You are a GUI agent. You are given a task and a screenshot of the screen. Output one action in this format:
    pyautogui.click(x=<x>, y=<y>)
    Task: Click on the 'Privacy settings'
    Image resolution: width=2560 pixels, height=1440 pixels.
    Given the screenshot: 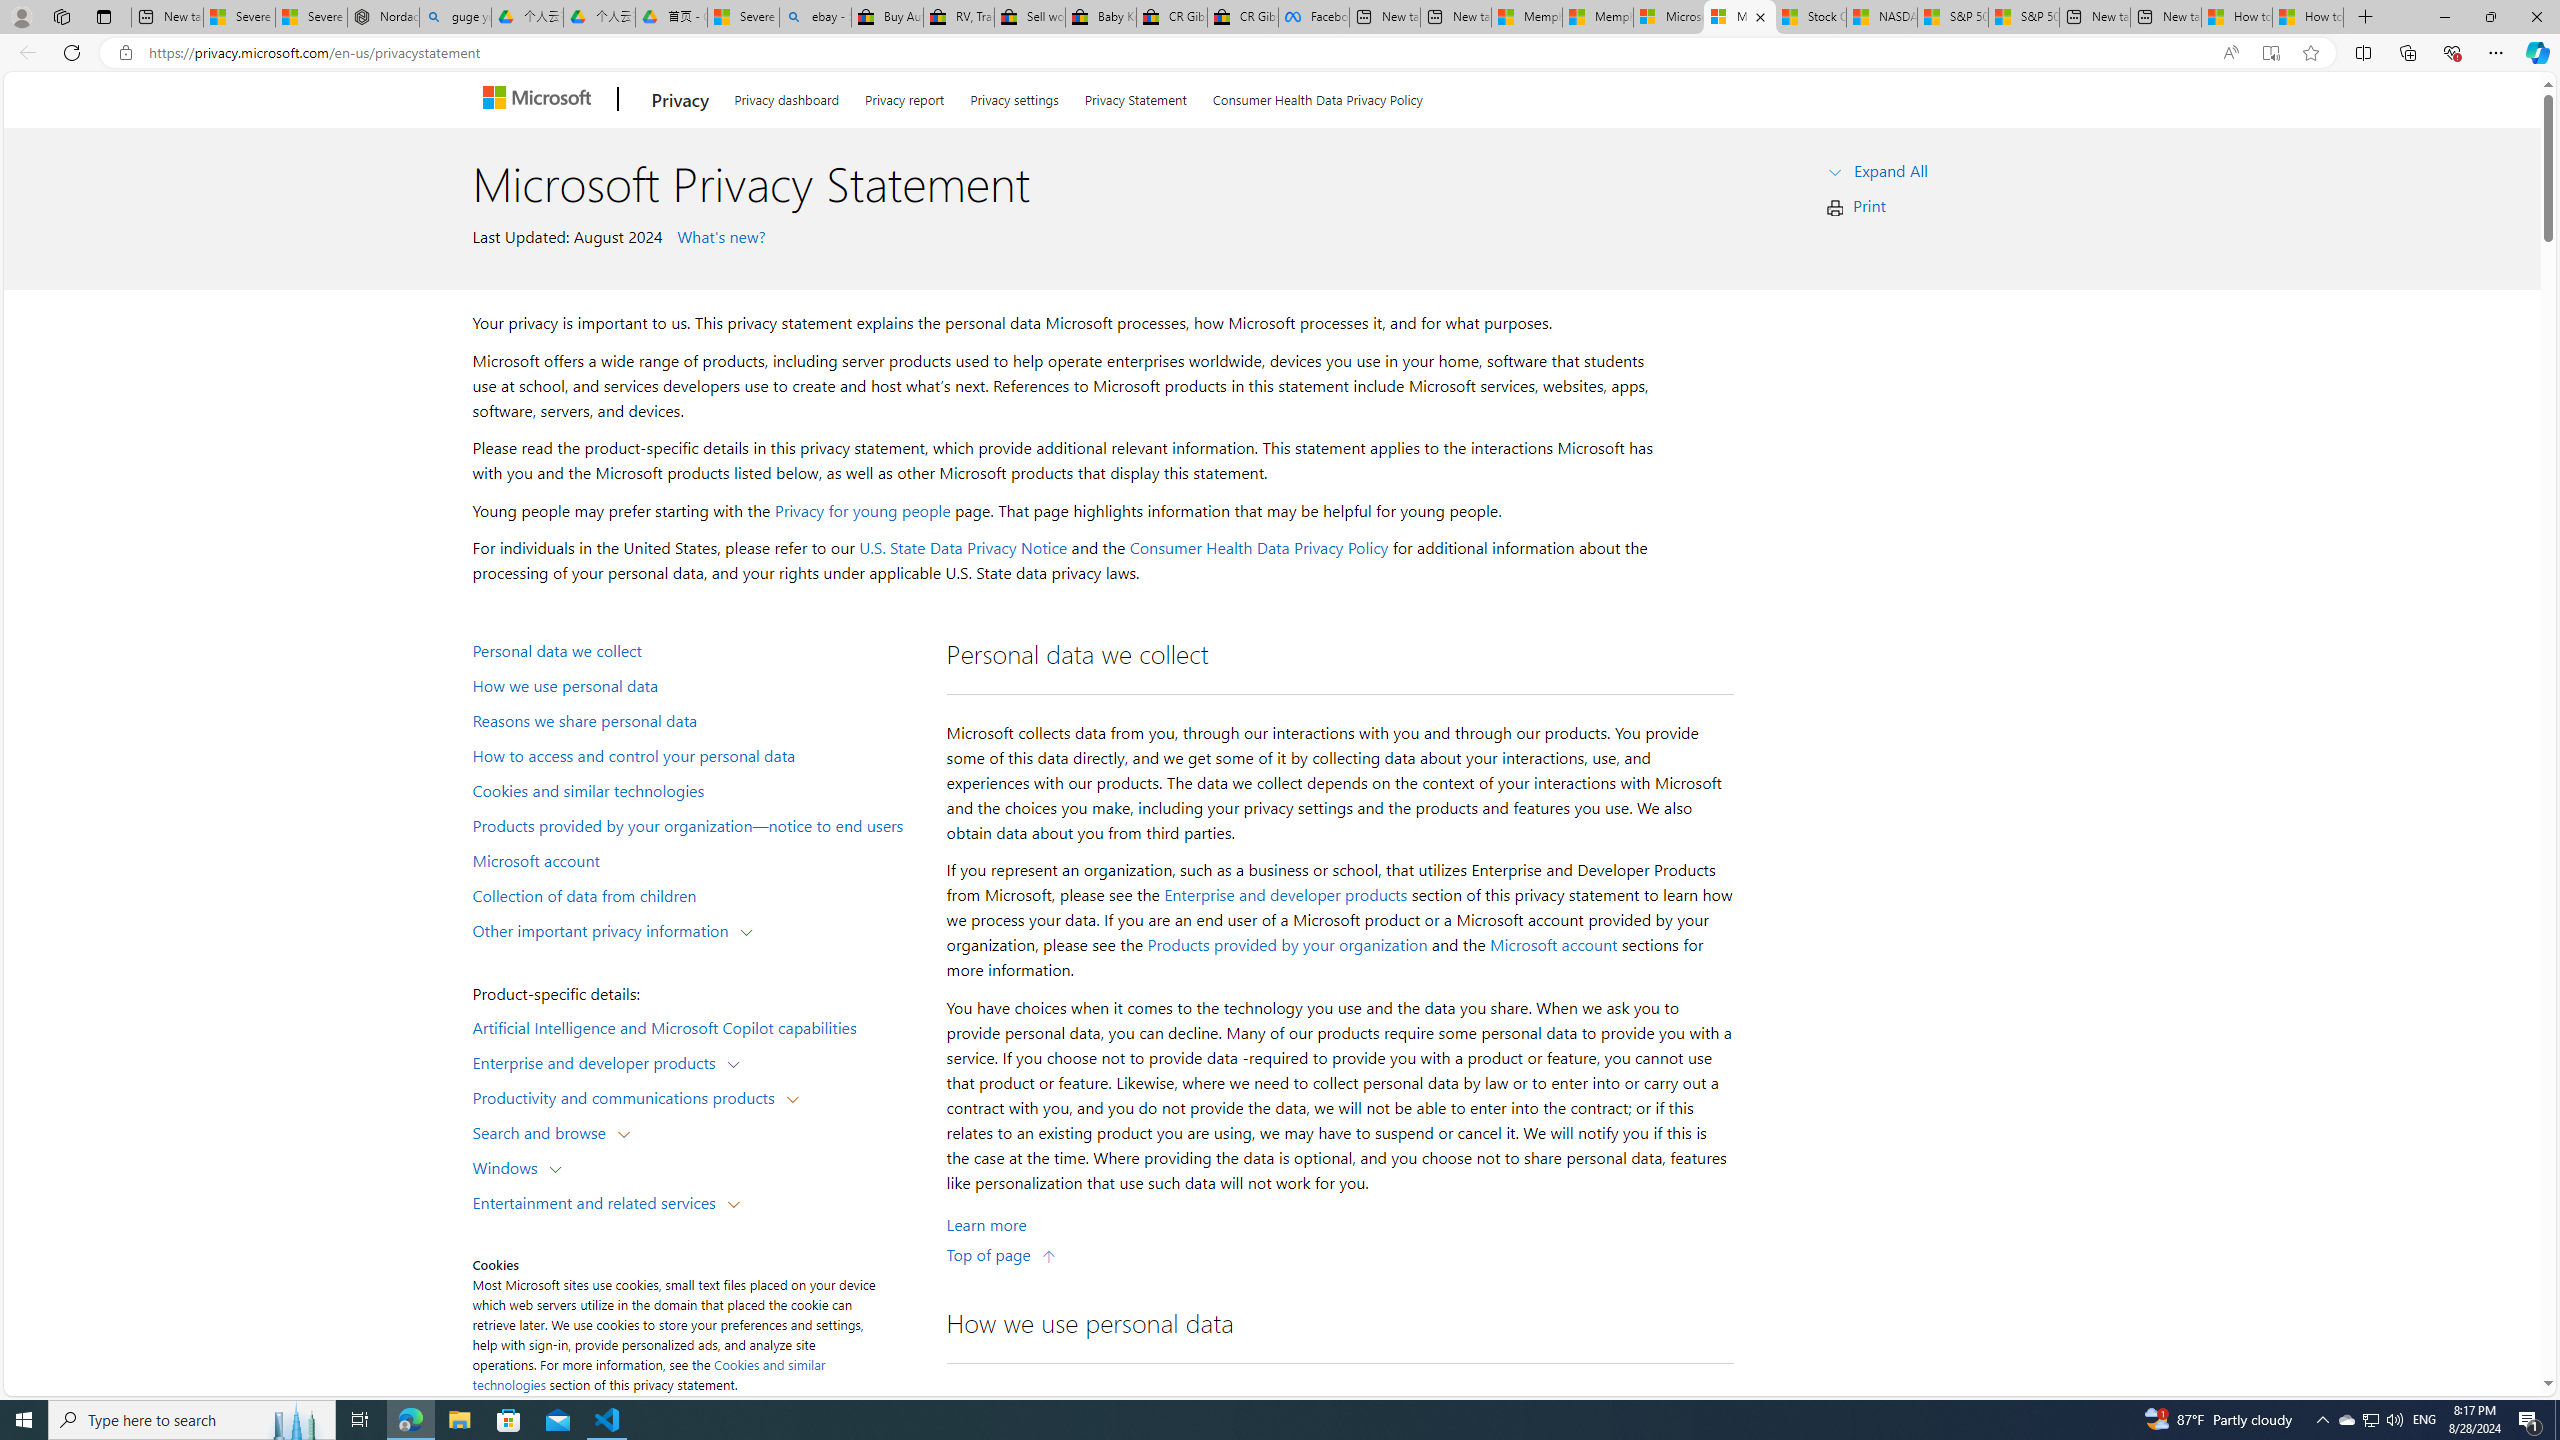 What is the action you would take?
    pyautogui.click(x=1015, y=95)
    